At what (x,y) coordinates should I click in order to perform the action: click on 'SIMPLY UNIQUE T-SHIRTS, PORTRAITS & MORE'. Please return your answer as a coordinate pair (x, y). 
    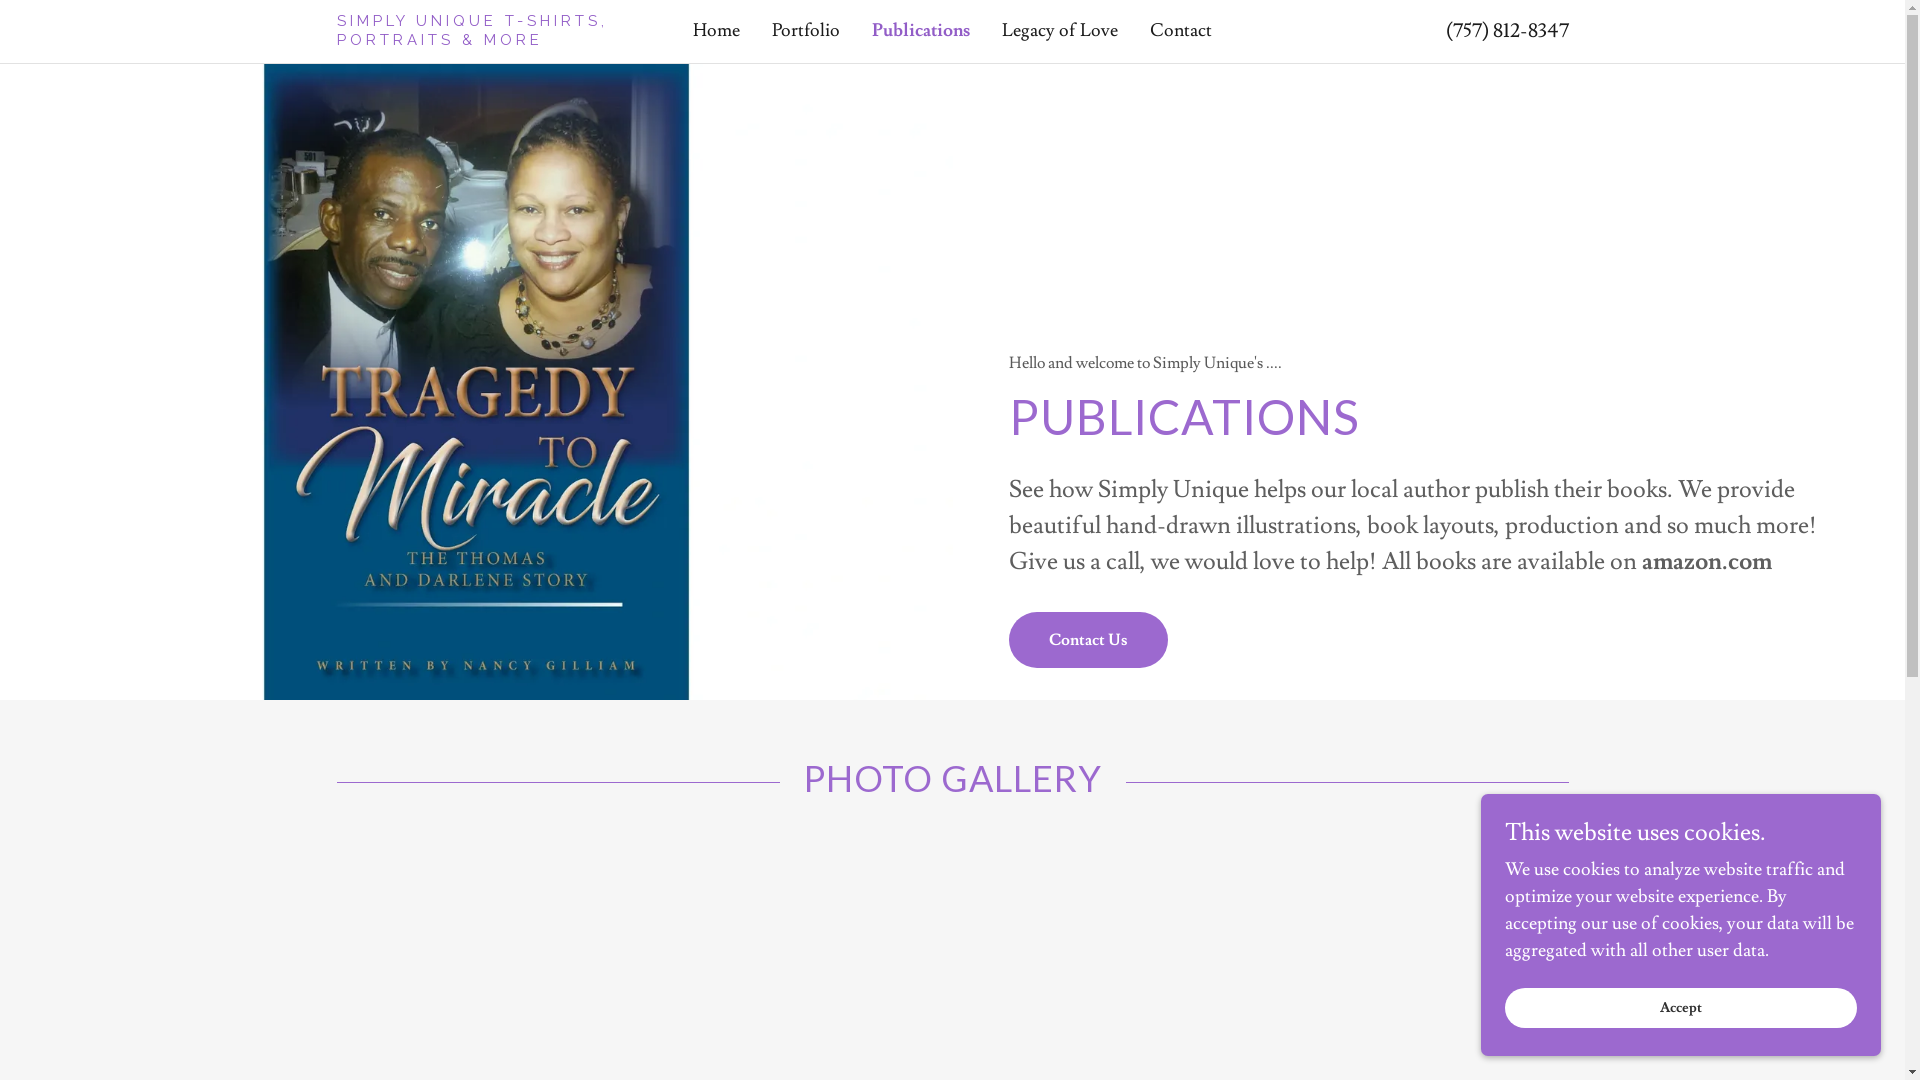
    Looking at the image, I should click on (489, 39).